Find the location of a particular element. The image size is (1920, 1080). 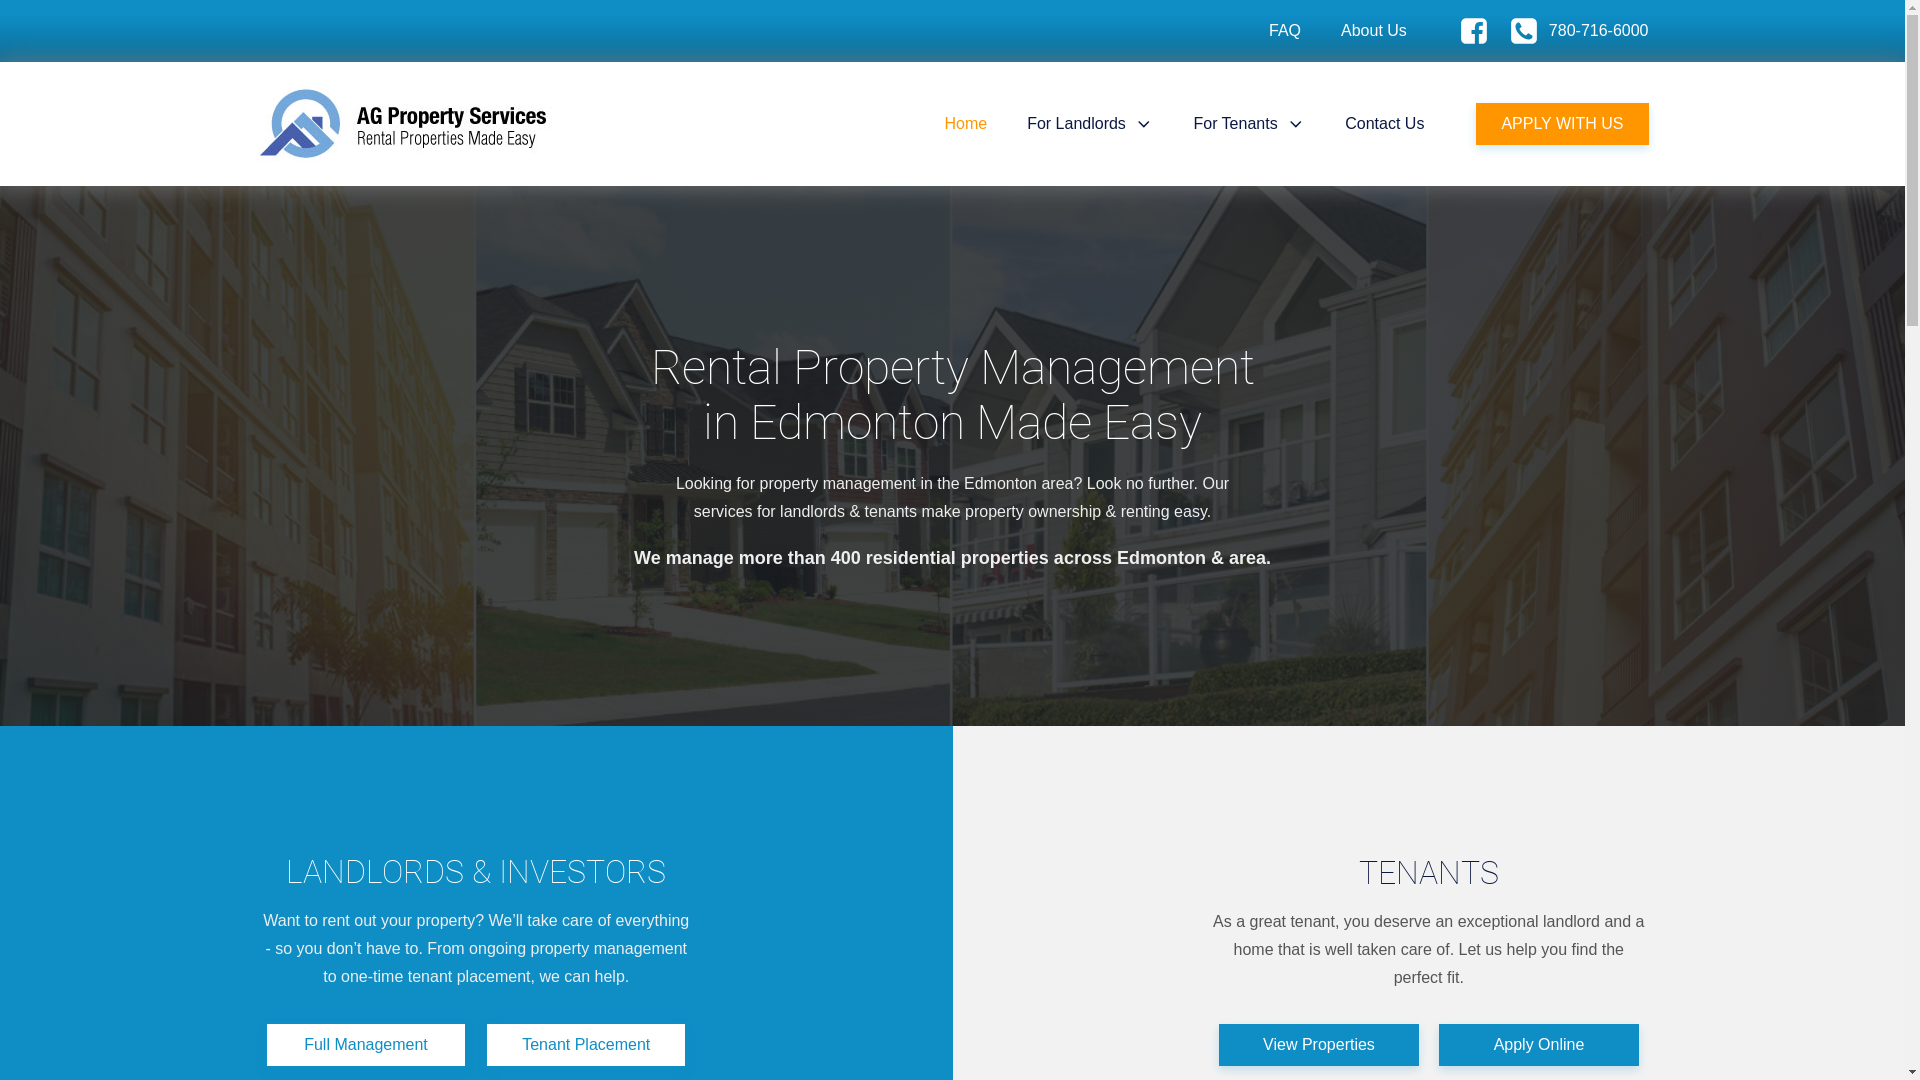

'About Us' is located at coordinates (1340, 30).